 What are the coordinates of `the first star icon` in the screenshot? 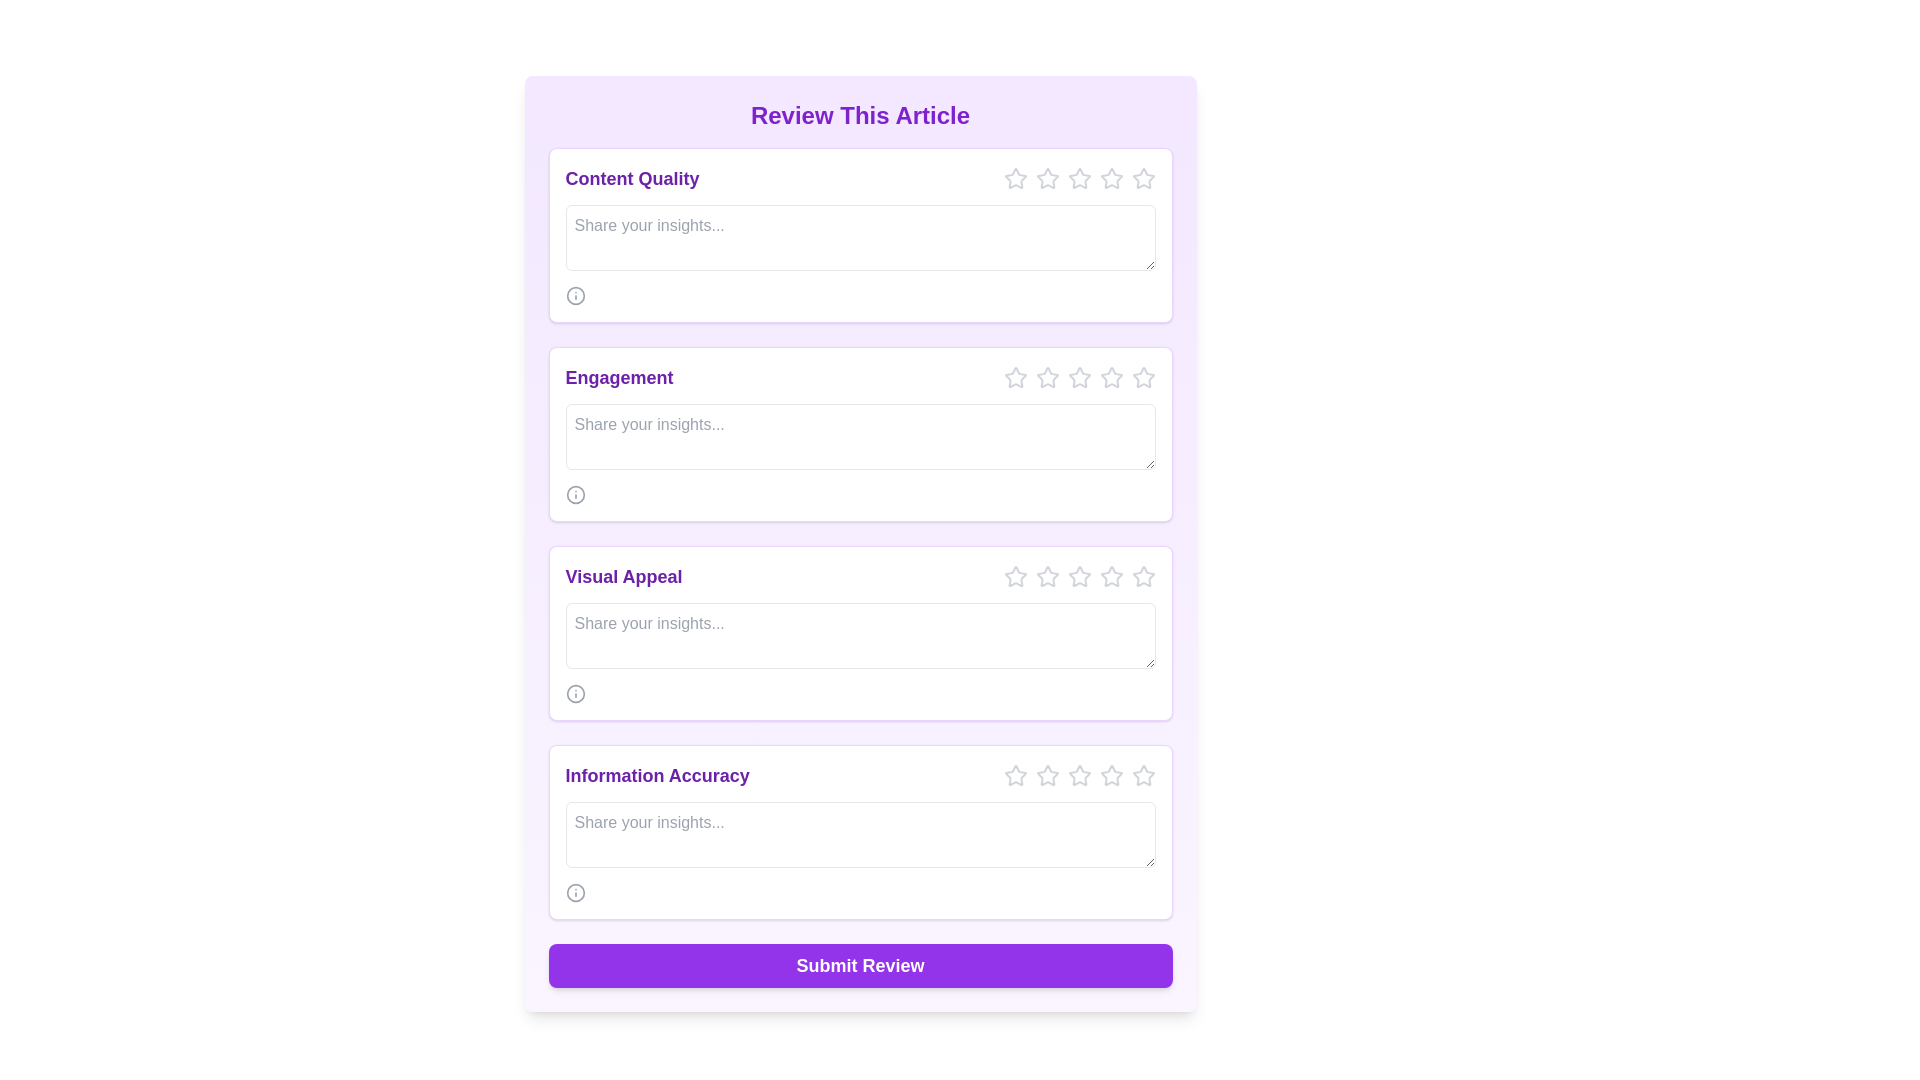 It's located at (1014, 377).